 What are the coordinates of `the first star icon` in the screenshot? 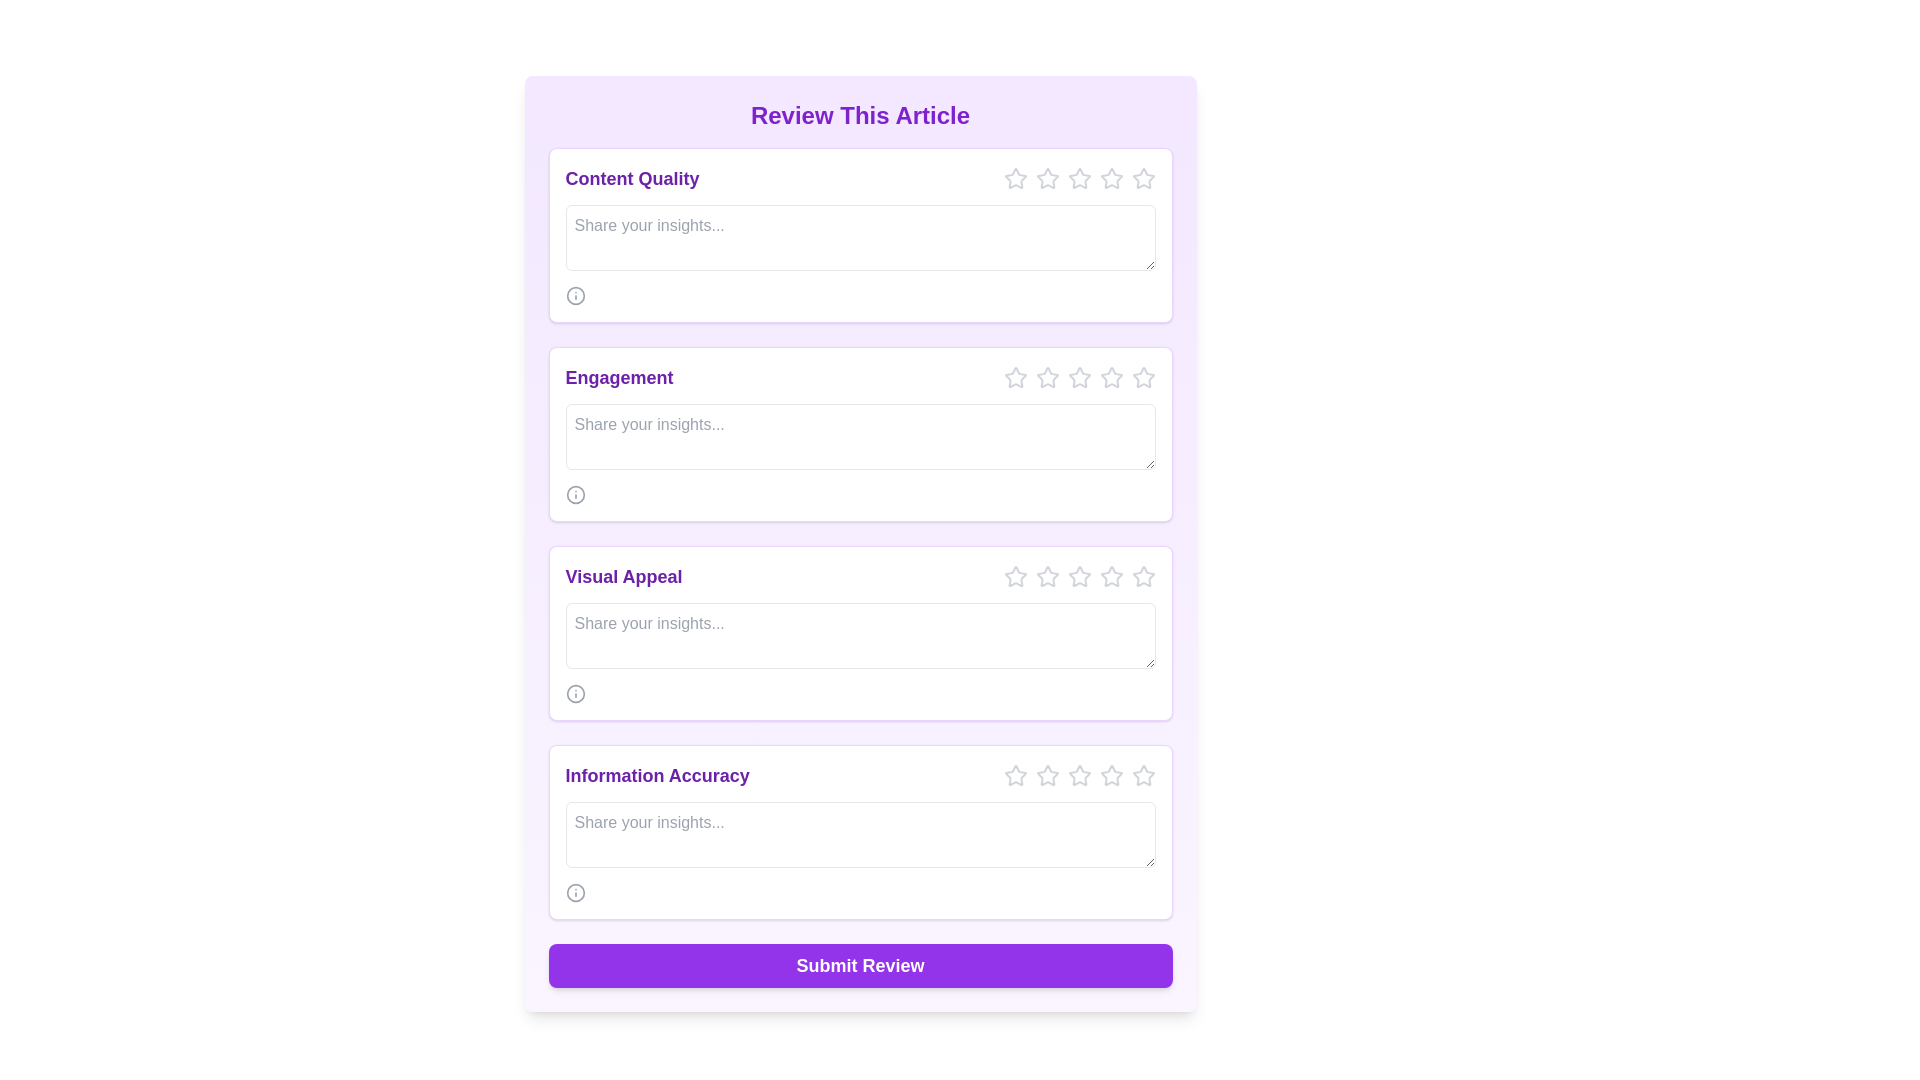 It's located at (1014, 377).